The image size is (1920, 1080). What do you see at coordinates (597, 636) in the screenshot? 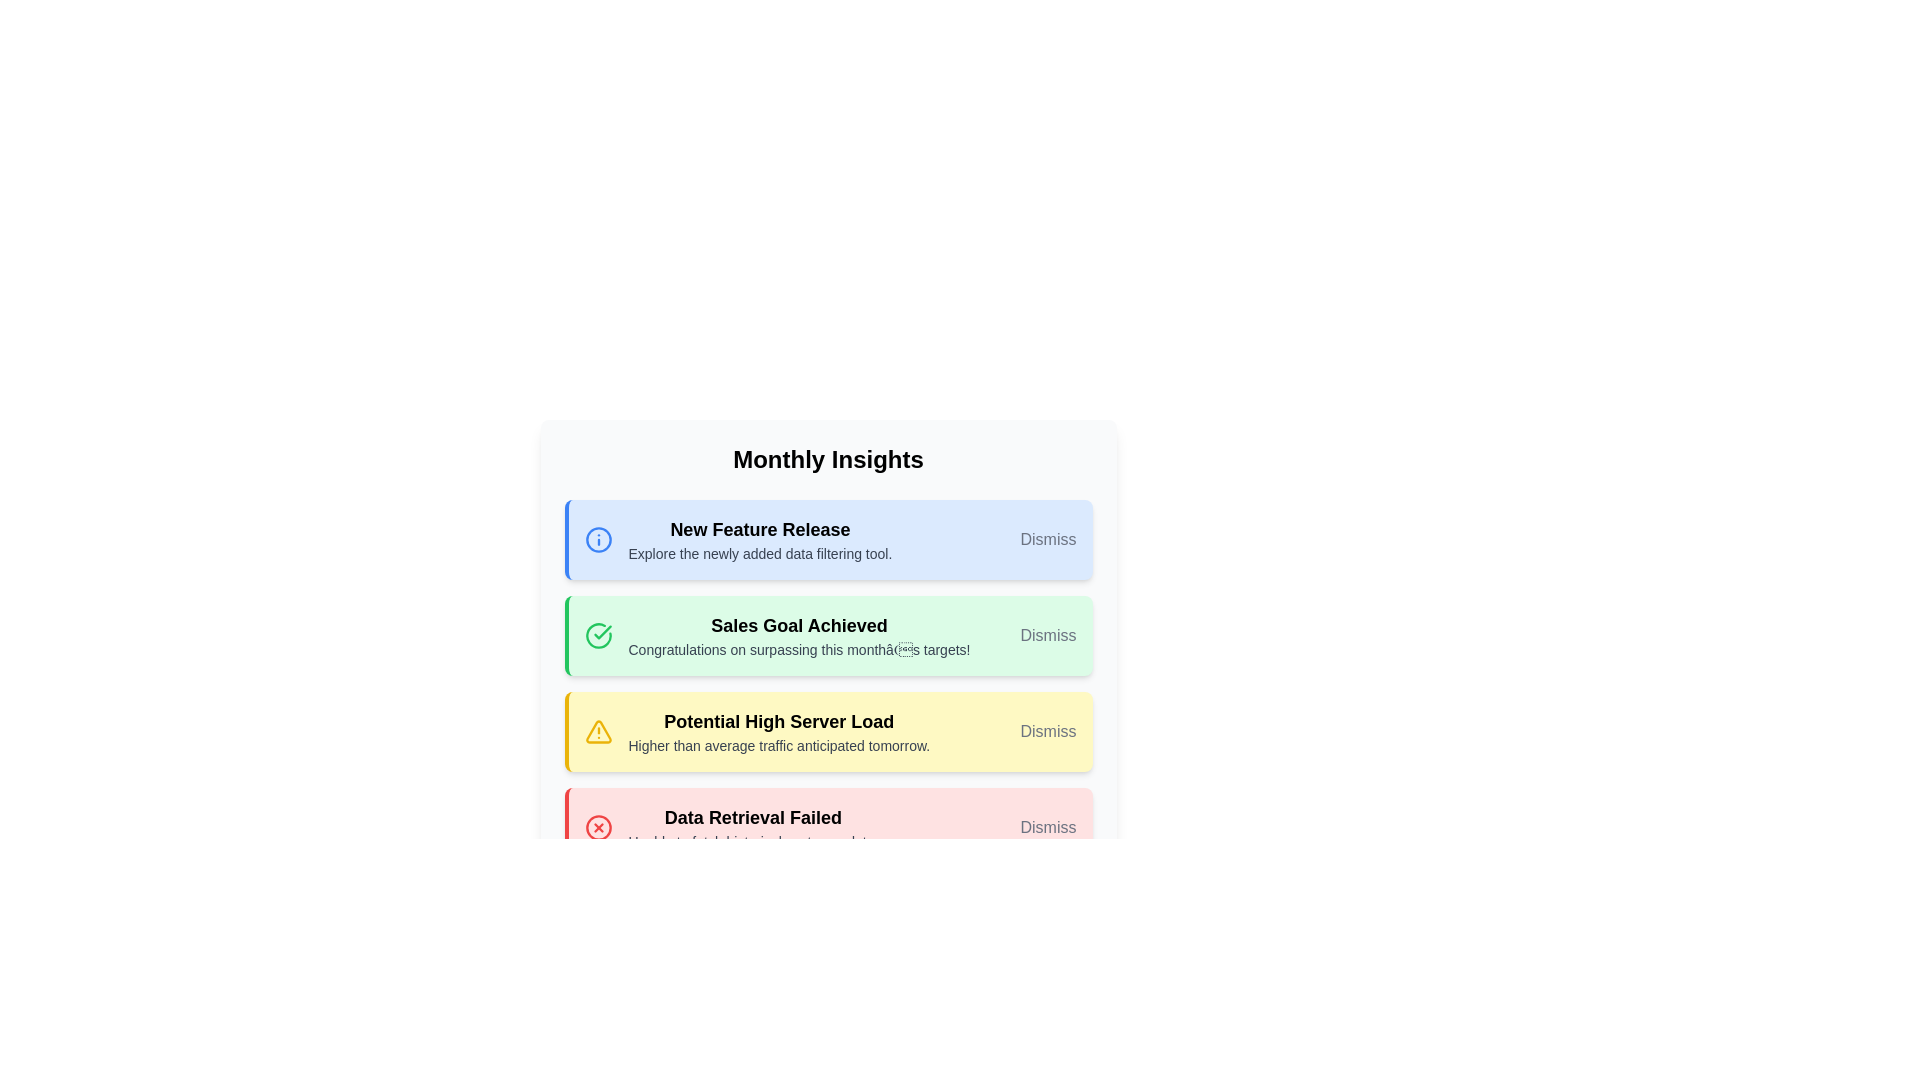
I see `success icon located within the 'Sales Goal Achieved' notification, which is positioned to the left of the 'Sales Goal Achieved' text and 'Dismiss' button` at bounding box center [597, 636].